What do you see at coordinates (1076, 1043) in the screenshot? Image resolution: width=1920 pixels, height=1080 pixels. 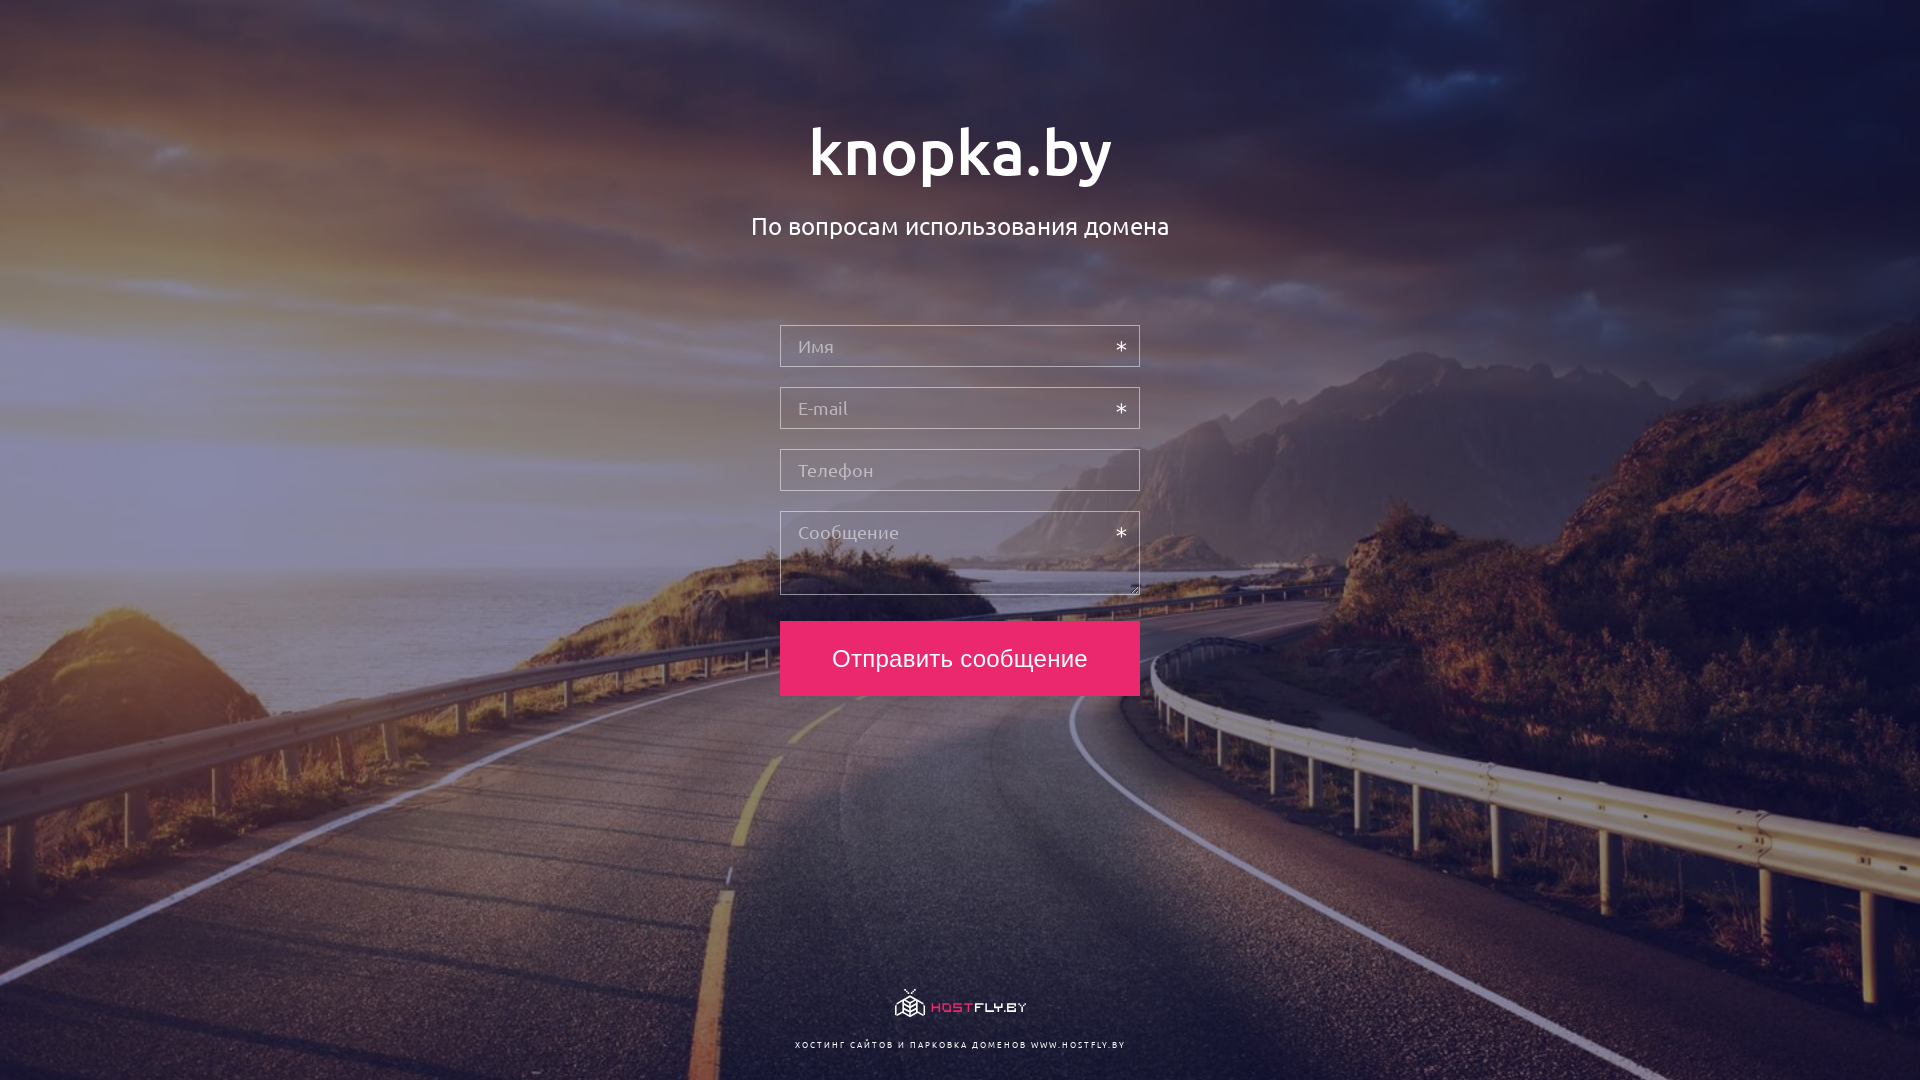 I see `'WWW.HOSTFLY.BY'` at bounding box center [1076, 1043].